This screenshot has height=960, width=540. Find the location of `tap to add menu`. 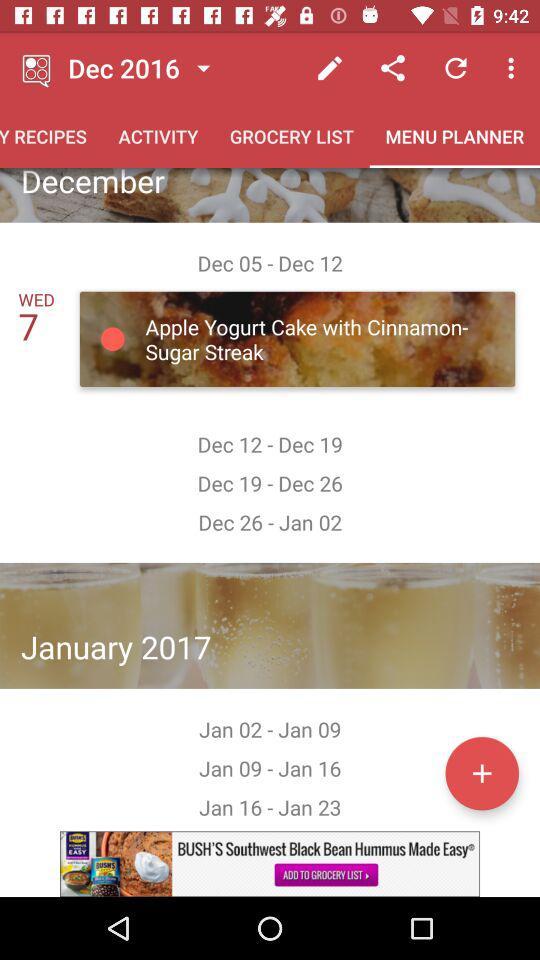

tap to add menu is located at coordinates (481, 772).